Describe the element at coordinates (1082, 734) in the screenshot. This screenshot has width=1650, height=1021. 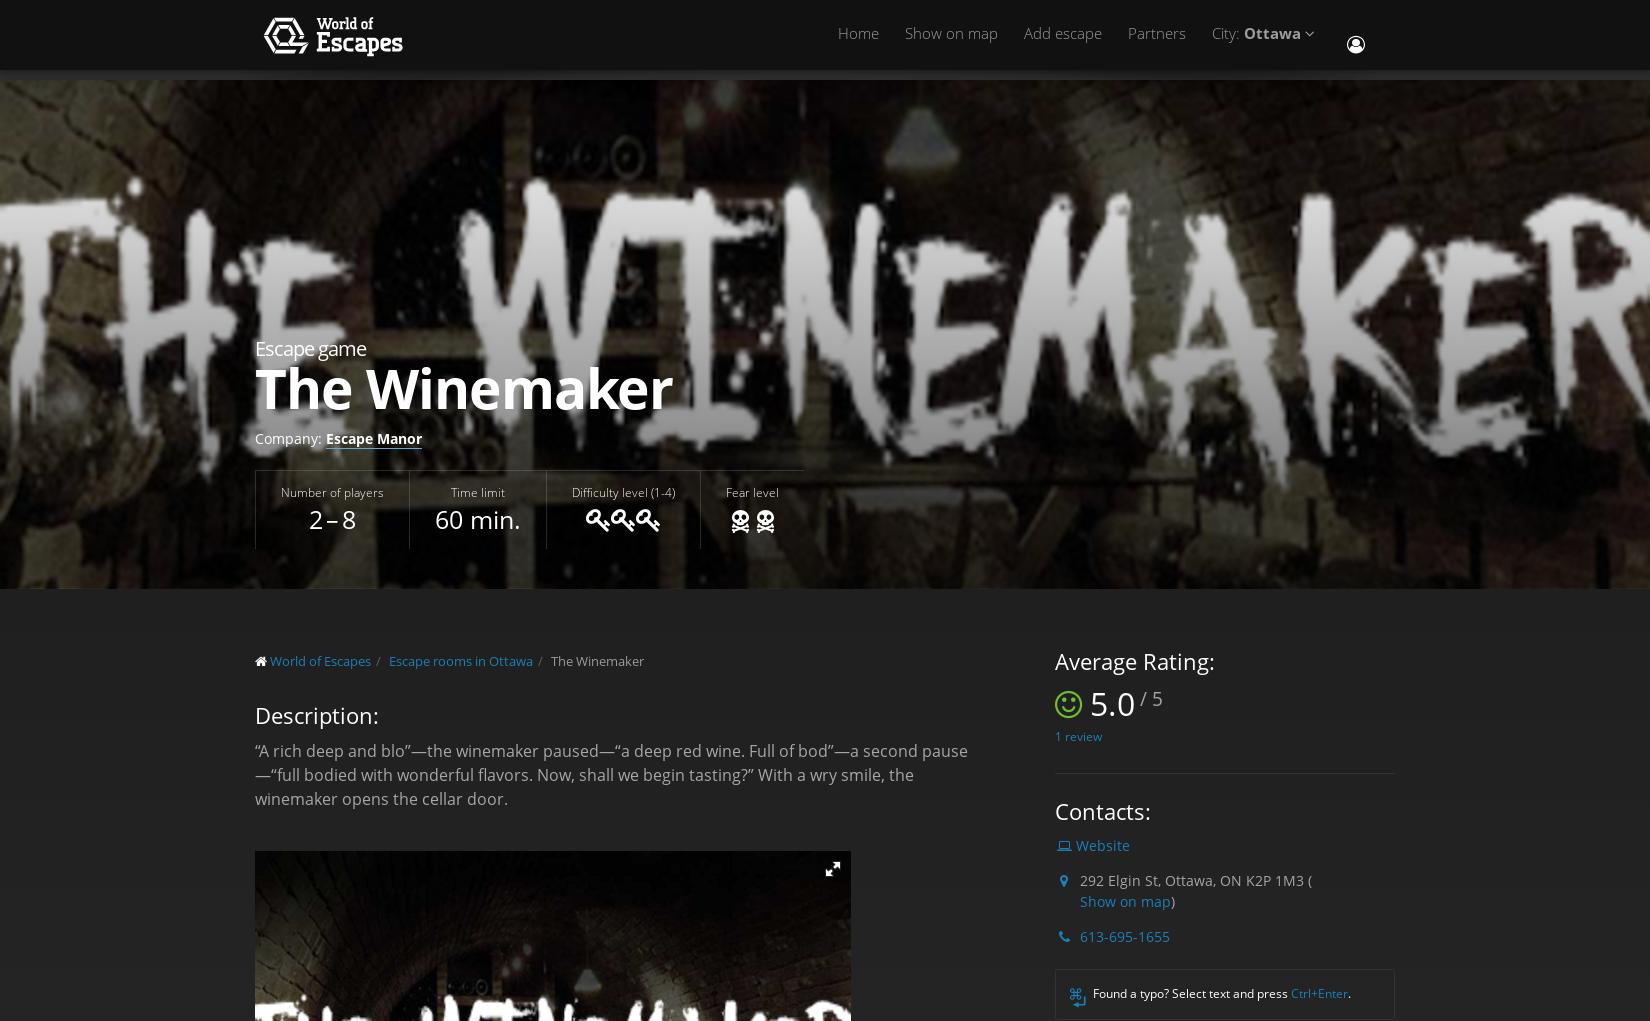
I see `'review'` at that location.